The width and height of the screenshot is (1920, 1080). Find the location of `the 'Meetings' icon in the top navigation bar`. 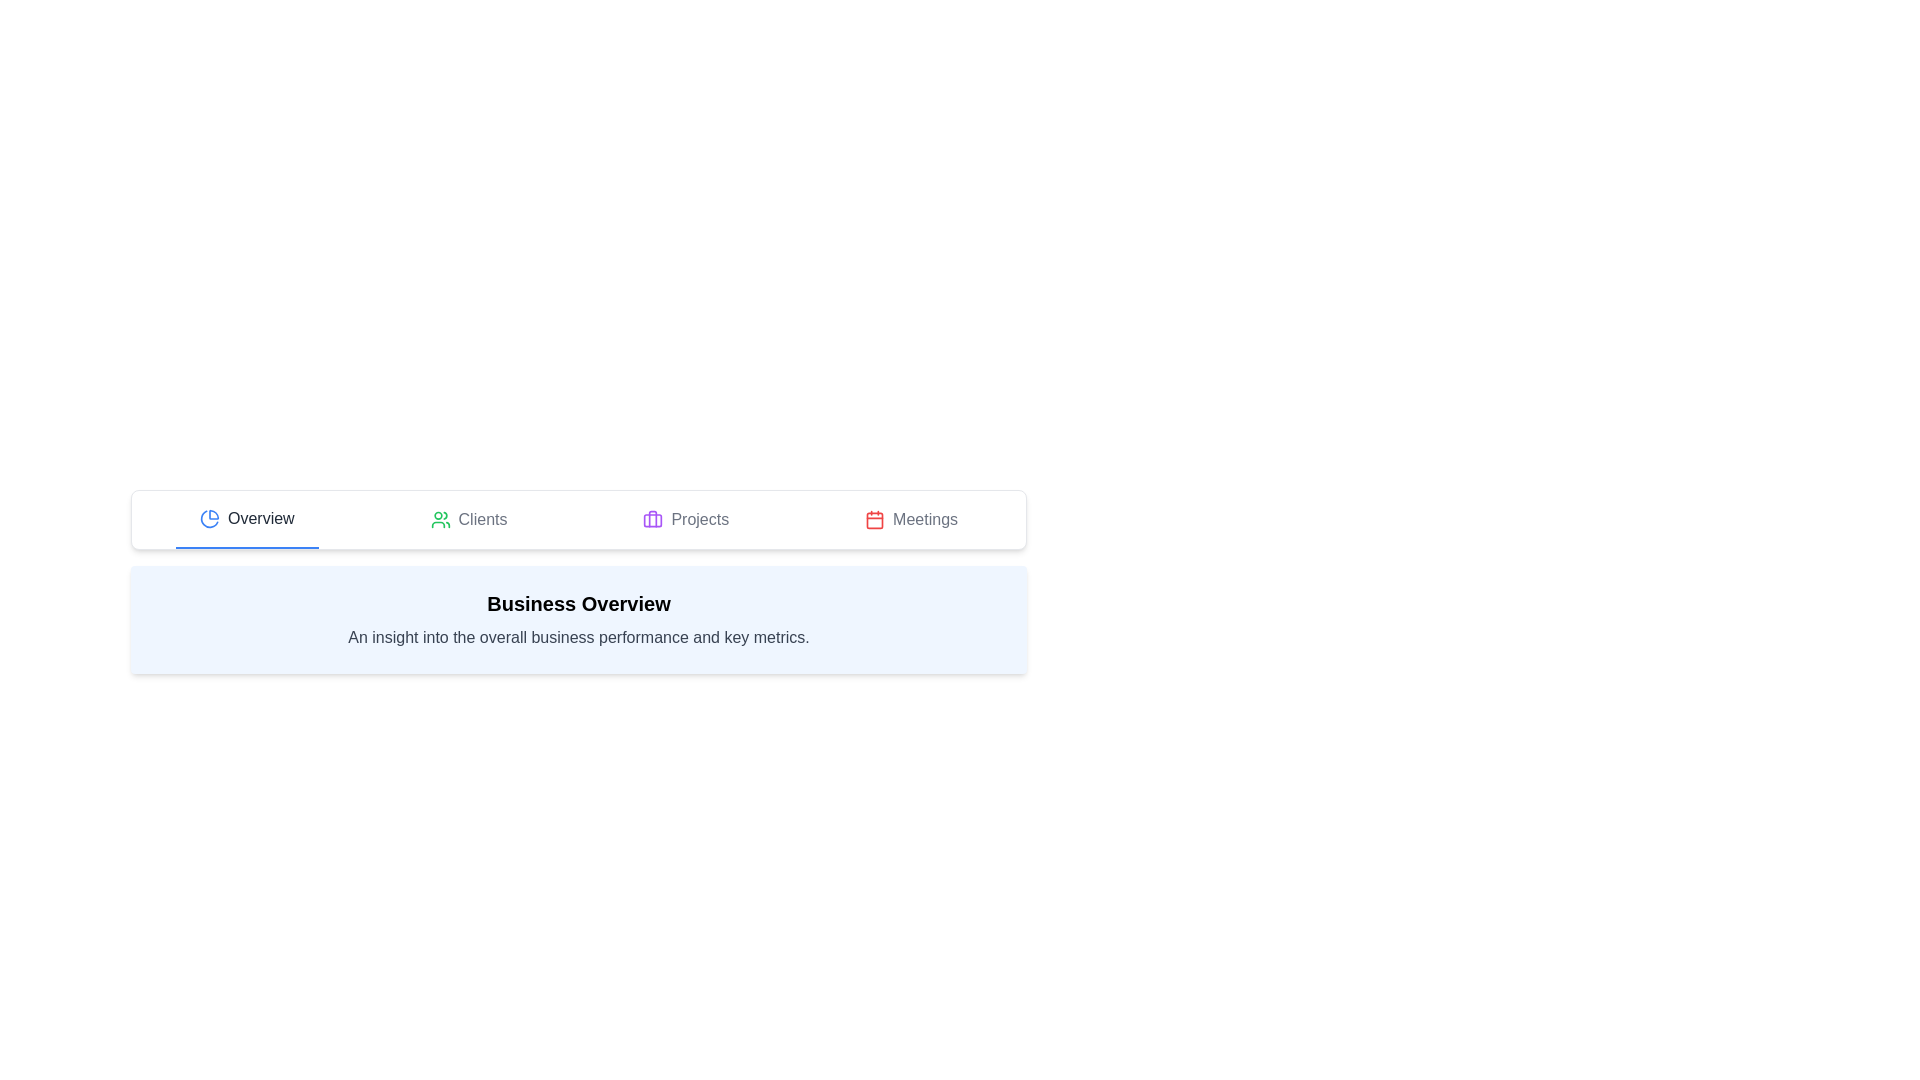

the 'Meetings' icon in the top navigation bar is located at coordinates (875, 519).